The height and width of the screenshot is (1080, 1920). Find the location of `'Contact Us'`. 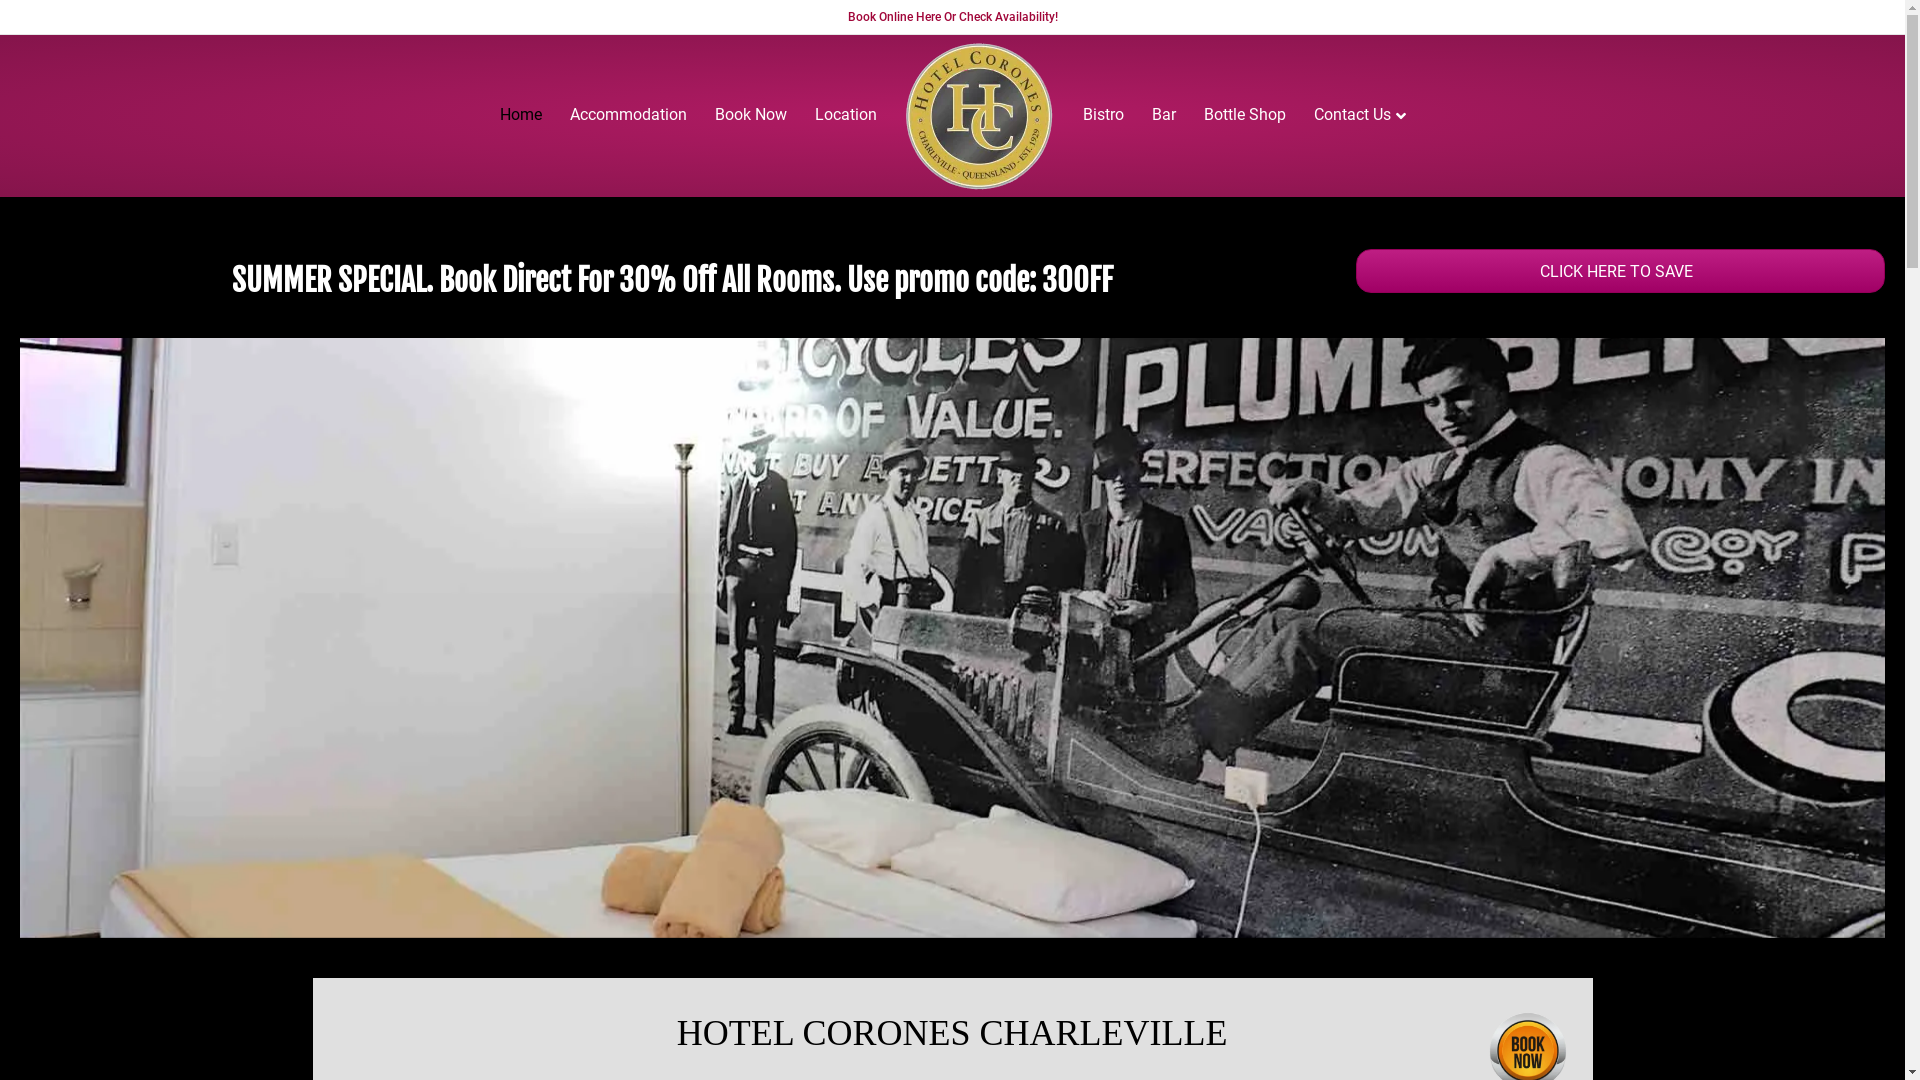

'Contact Us' is located at coordinates (1359, 115).